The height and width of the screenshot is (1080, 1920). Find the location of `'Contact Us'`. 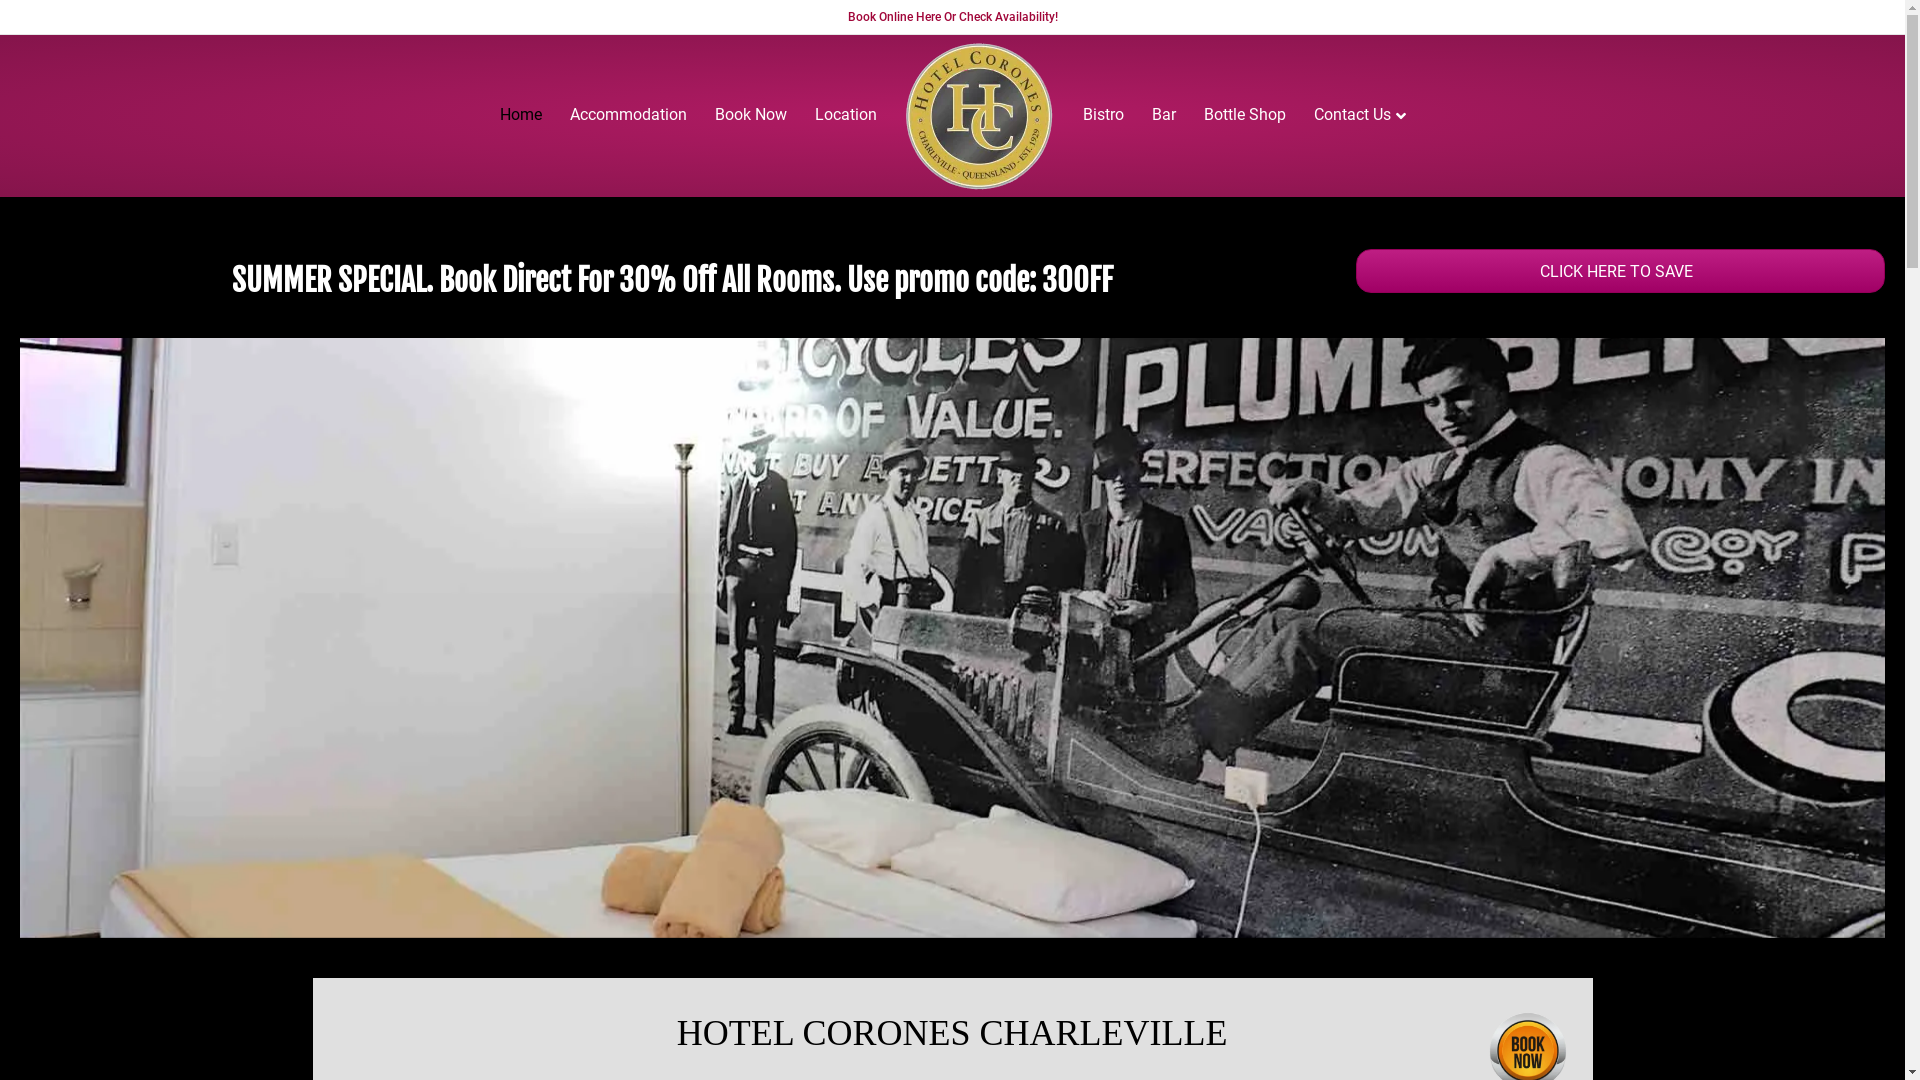

'Contact Us' is located at coordinates (1359, 115).